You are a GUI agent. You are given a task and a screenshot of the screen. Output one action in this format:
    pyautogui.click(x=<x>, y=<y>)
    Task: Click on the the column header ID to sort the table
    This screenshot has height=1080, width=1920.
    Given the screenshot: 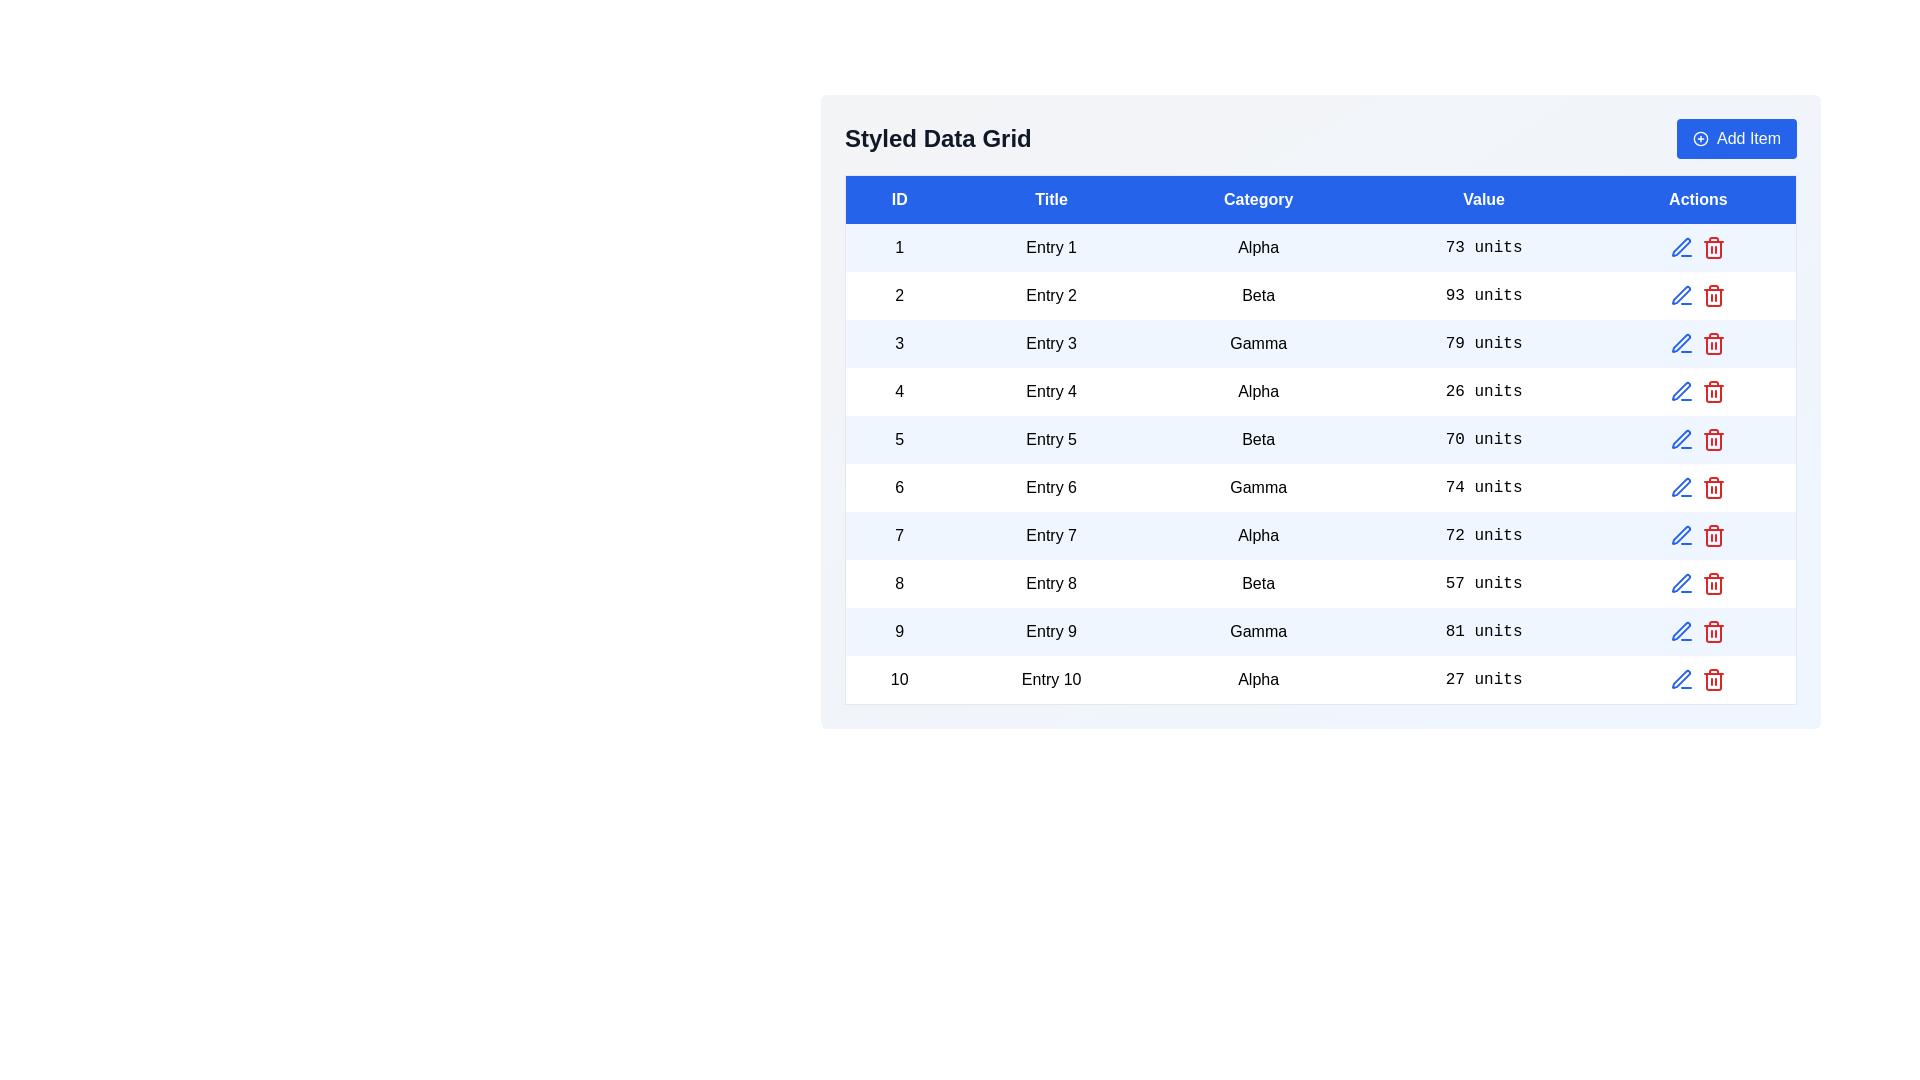 What is the action you would take?
    pyautogui.click(x=898, y=199)
    